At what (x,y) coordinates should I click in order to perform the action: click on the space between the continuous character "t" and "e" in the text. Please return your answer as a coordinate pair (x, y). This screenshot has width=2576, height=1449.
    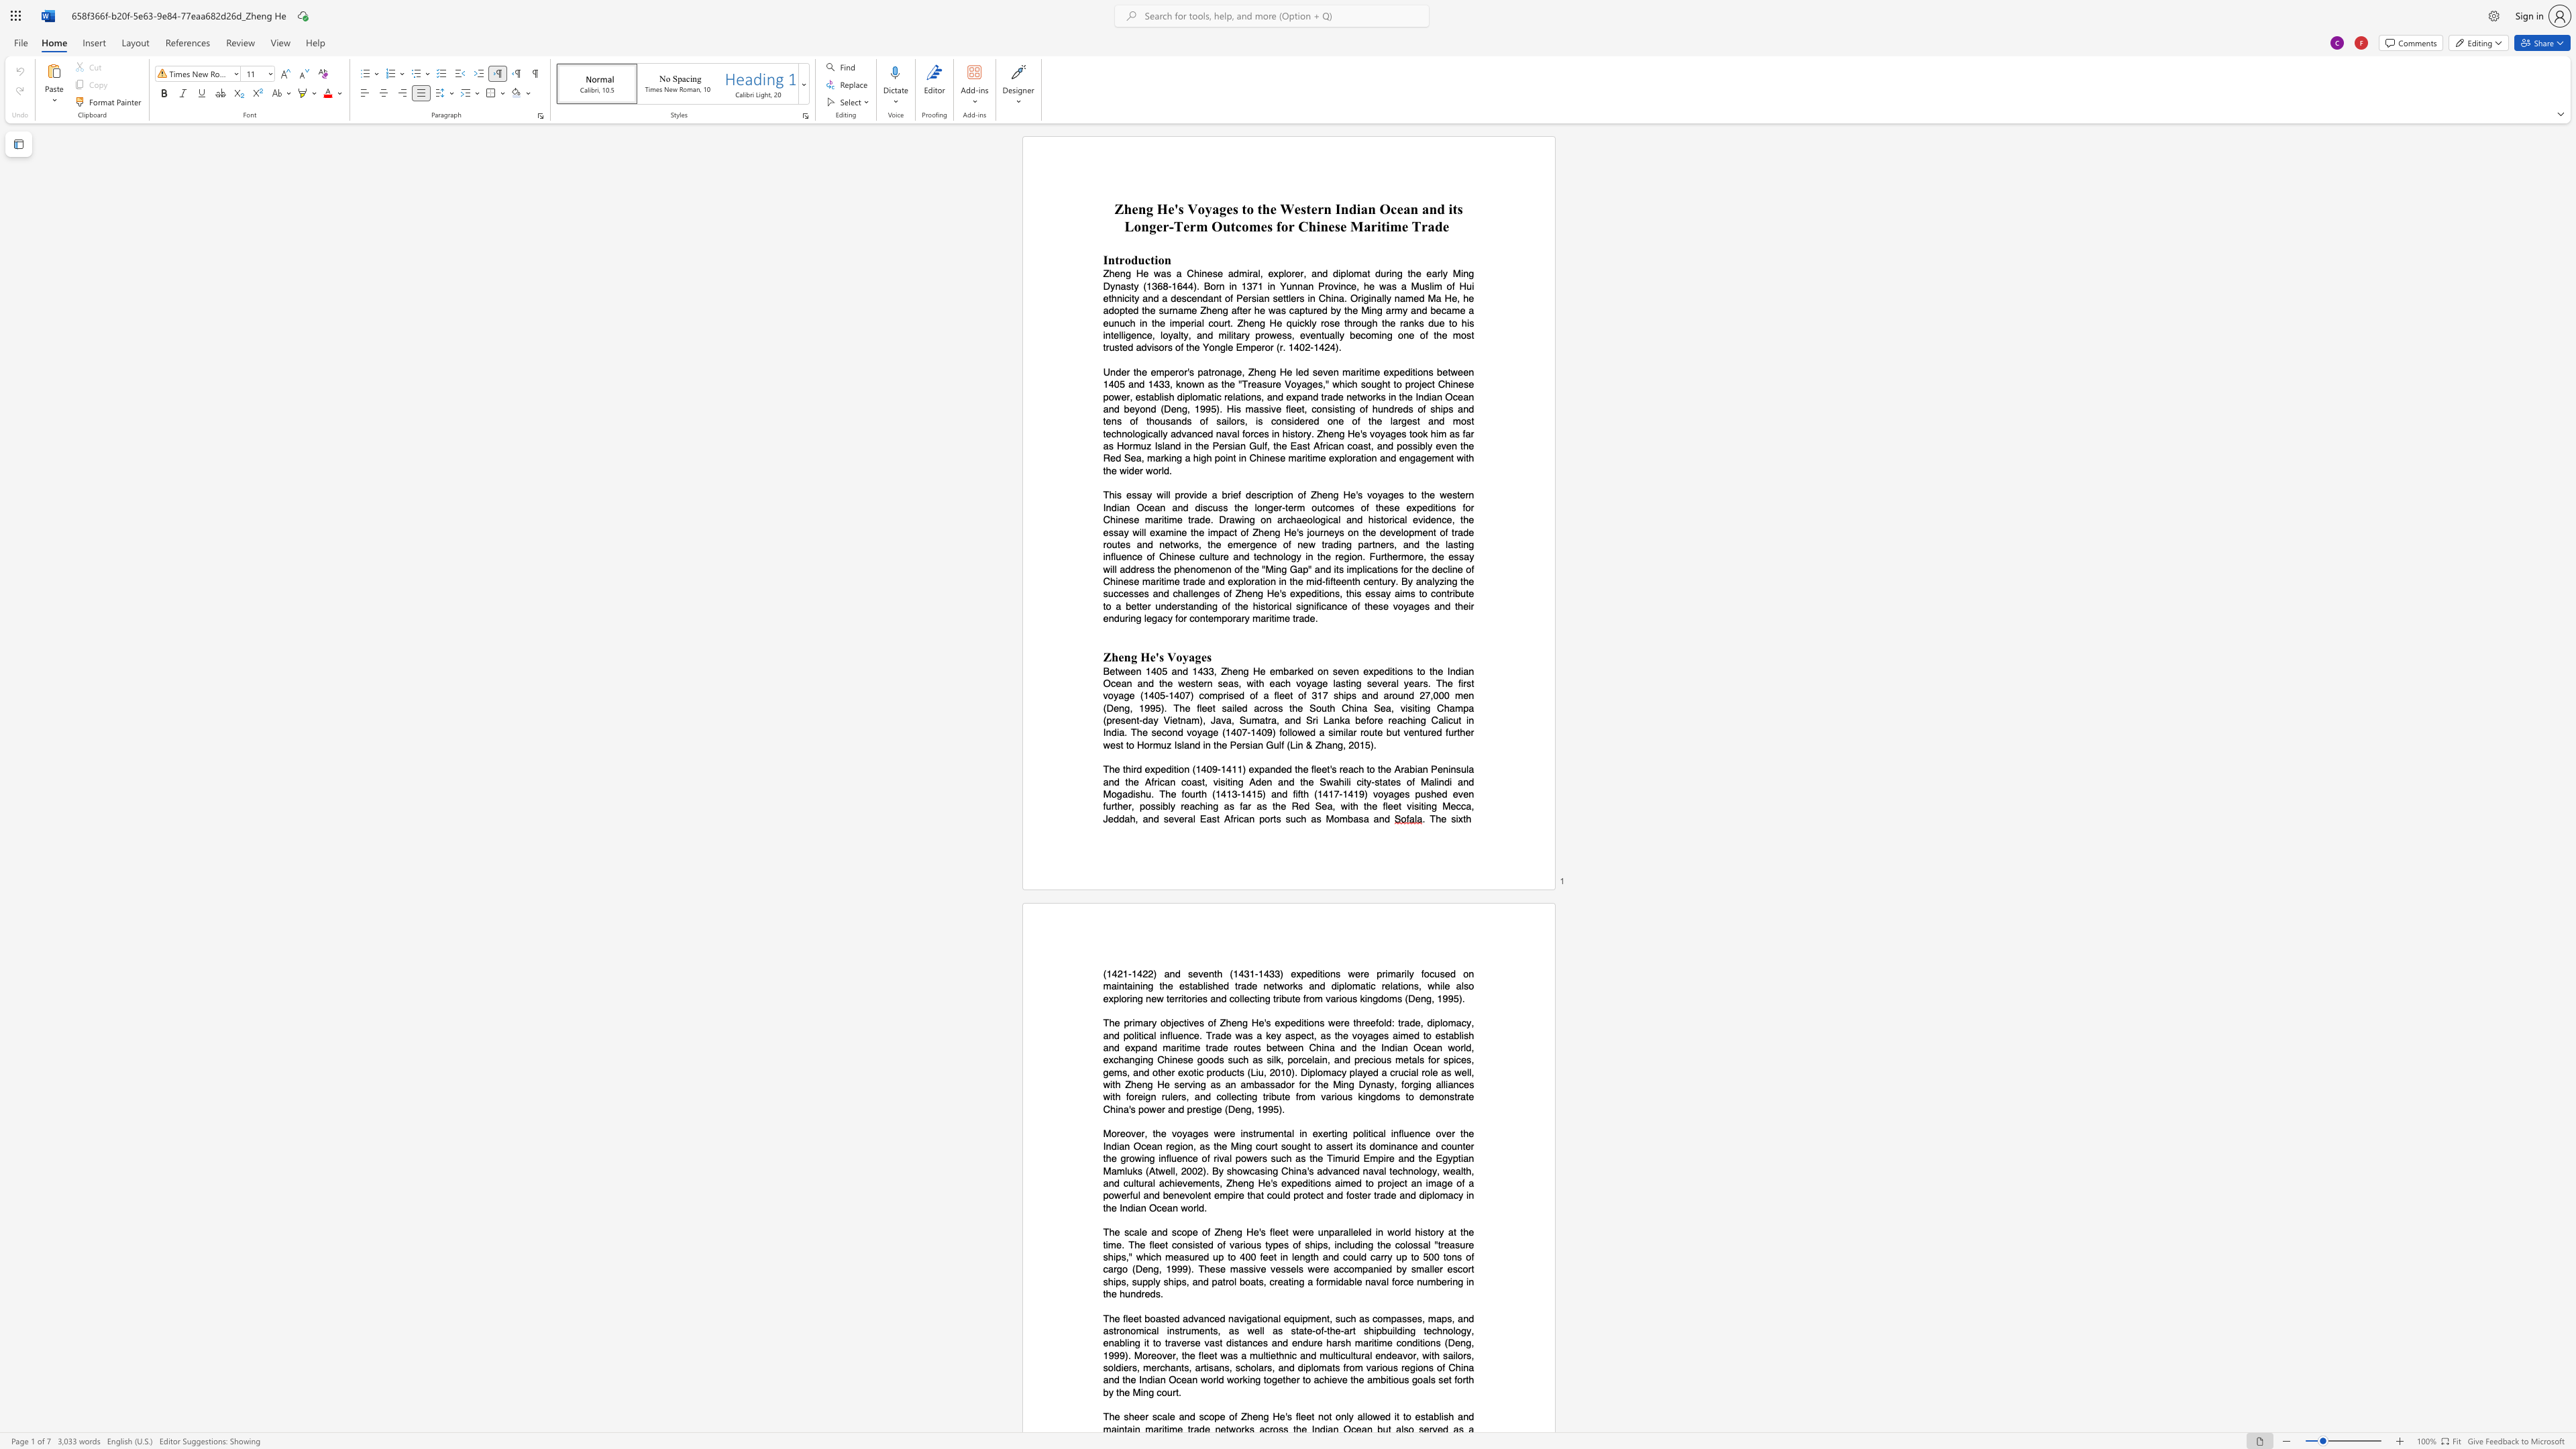
    Looking at the image, I should click on (1307, 1329).